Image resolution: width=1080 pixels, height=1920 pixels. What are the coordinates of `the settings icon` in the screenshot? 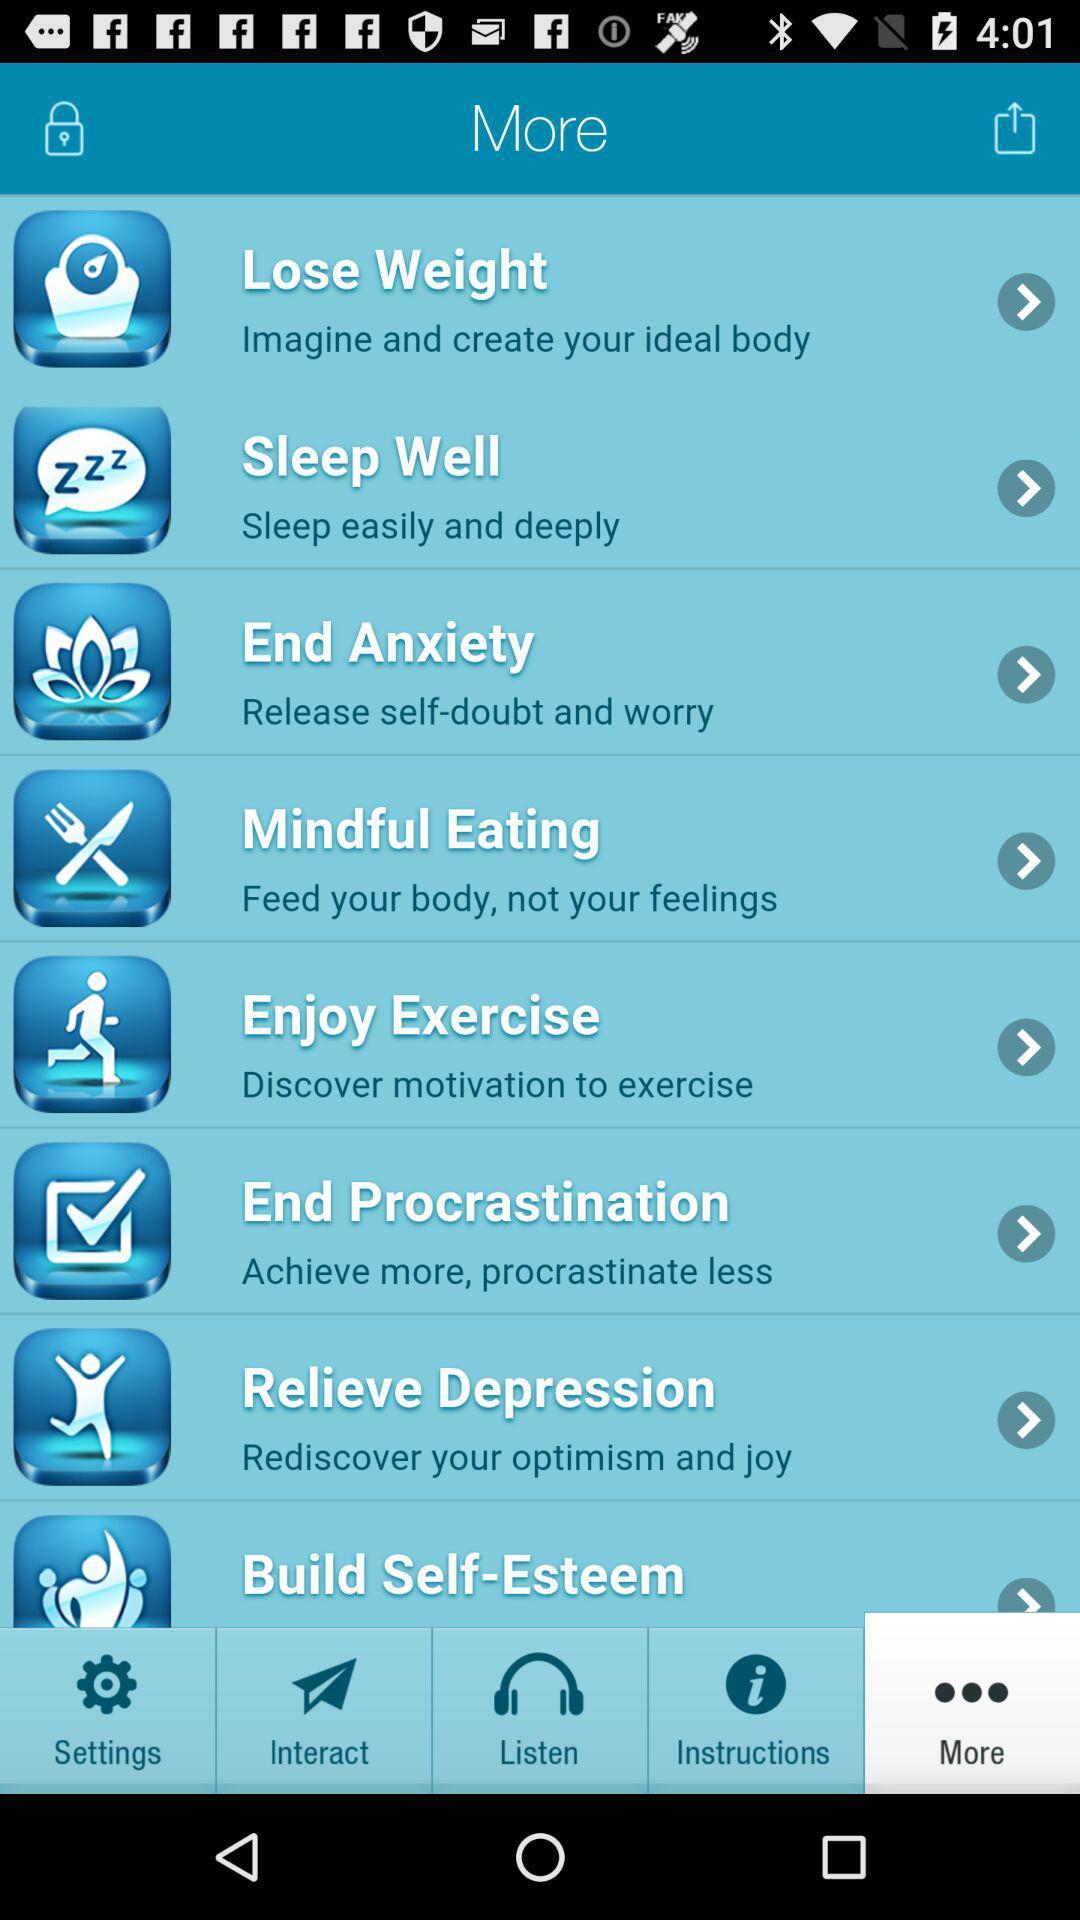 It's located at (108, 1821).